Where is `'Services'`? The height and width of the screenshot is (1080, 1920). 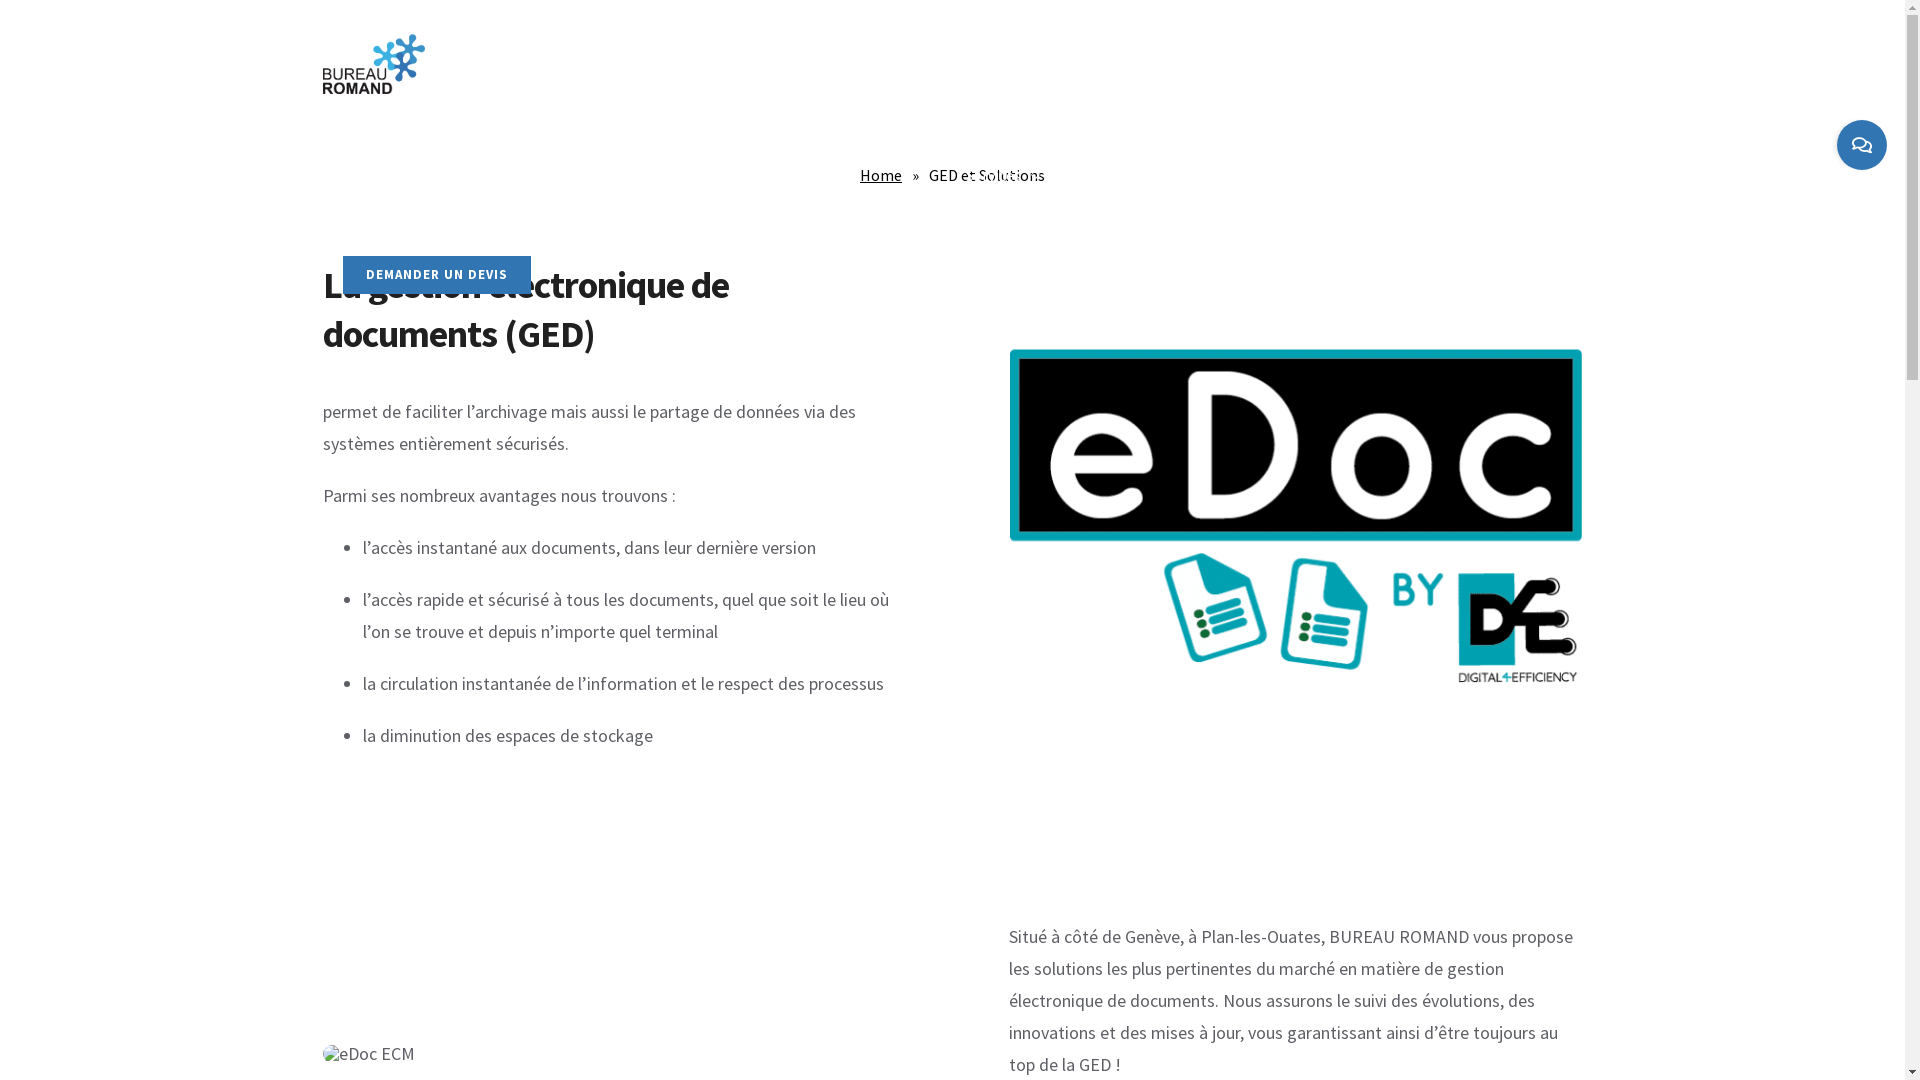 'Services' is located at coordinates (1003, 173).